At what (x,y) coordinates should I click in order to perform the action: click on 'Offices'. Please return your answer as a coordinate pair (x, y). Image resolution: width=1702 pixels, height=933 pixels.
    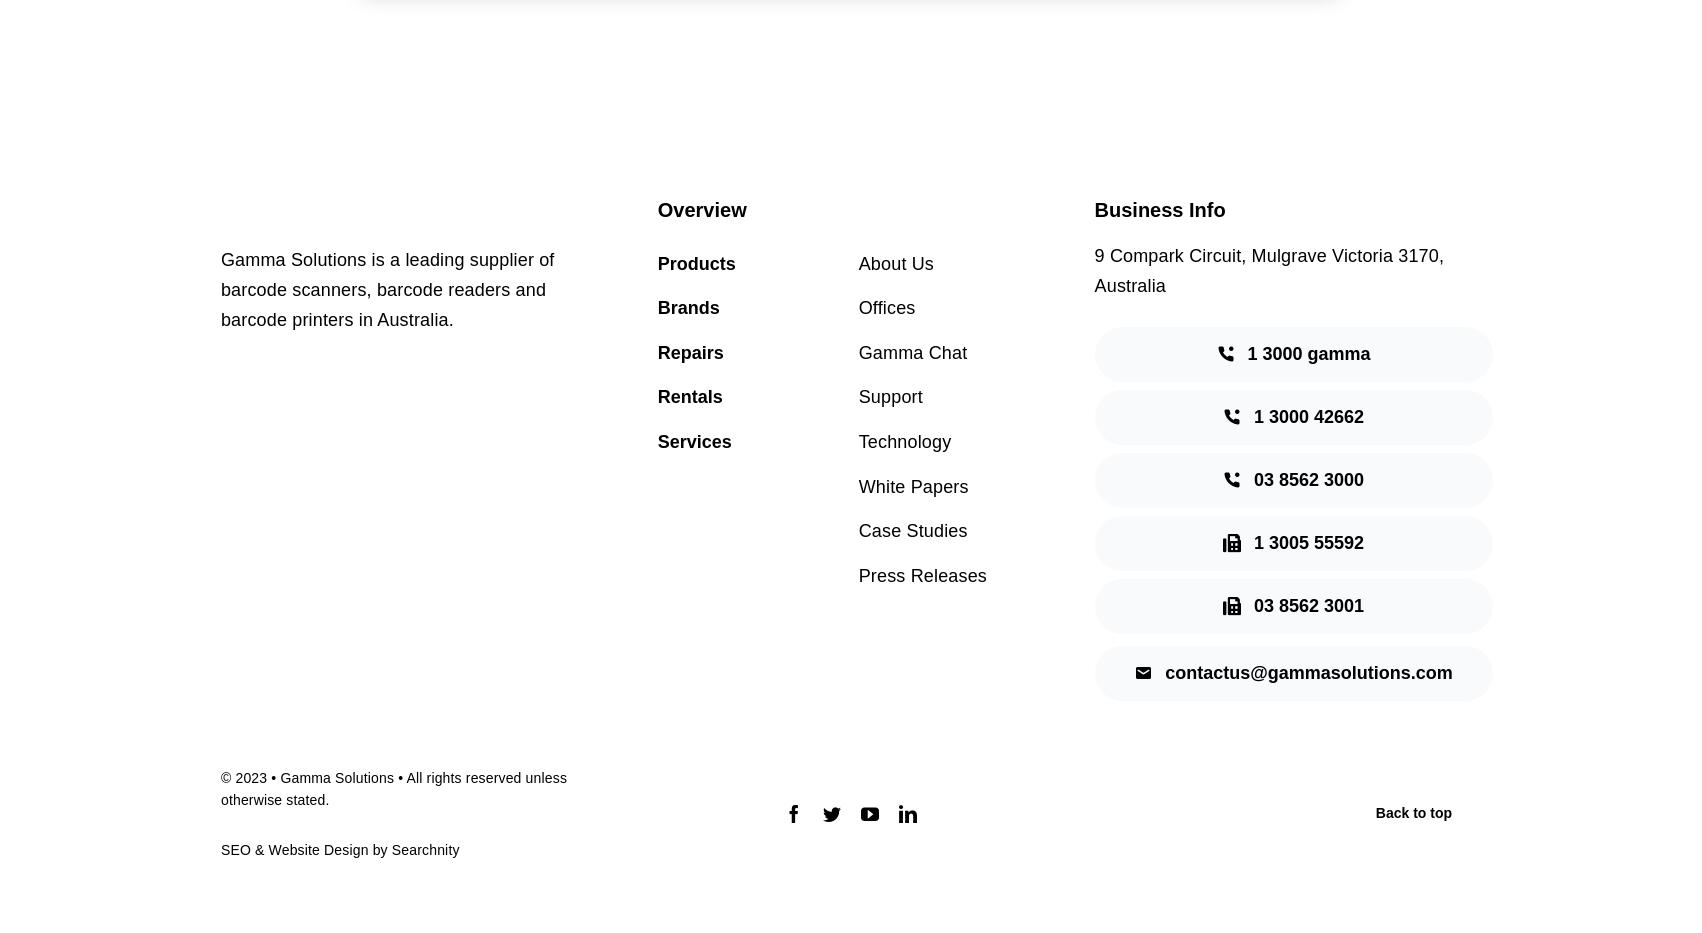
    Looking at the image, I should click on (886, 307).